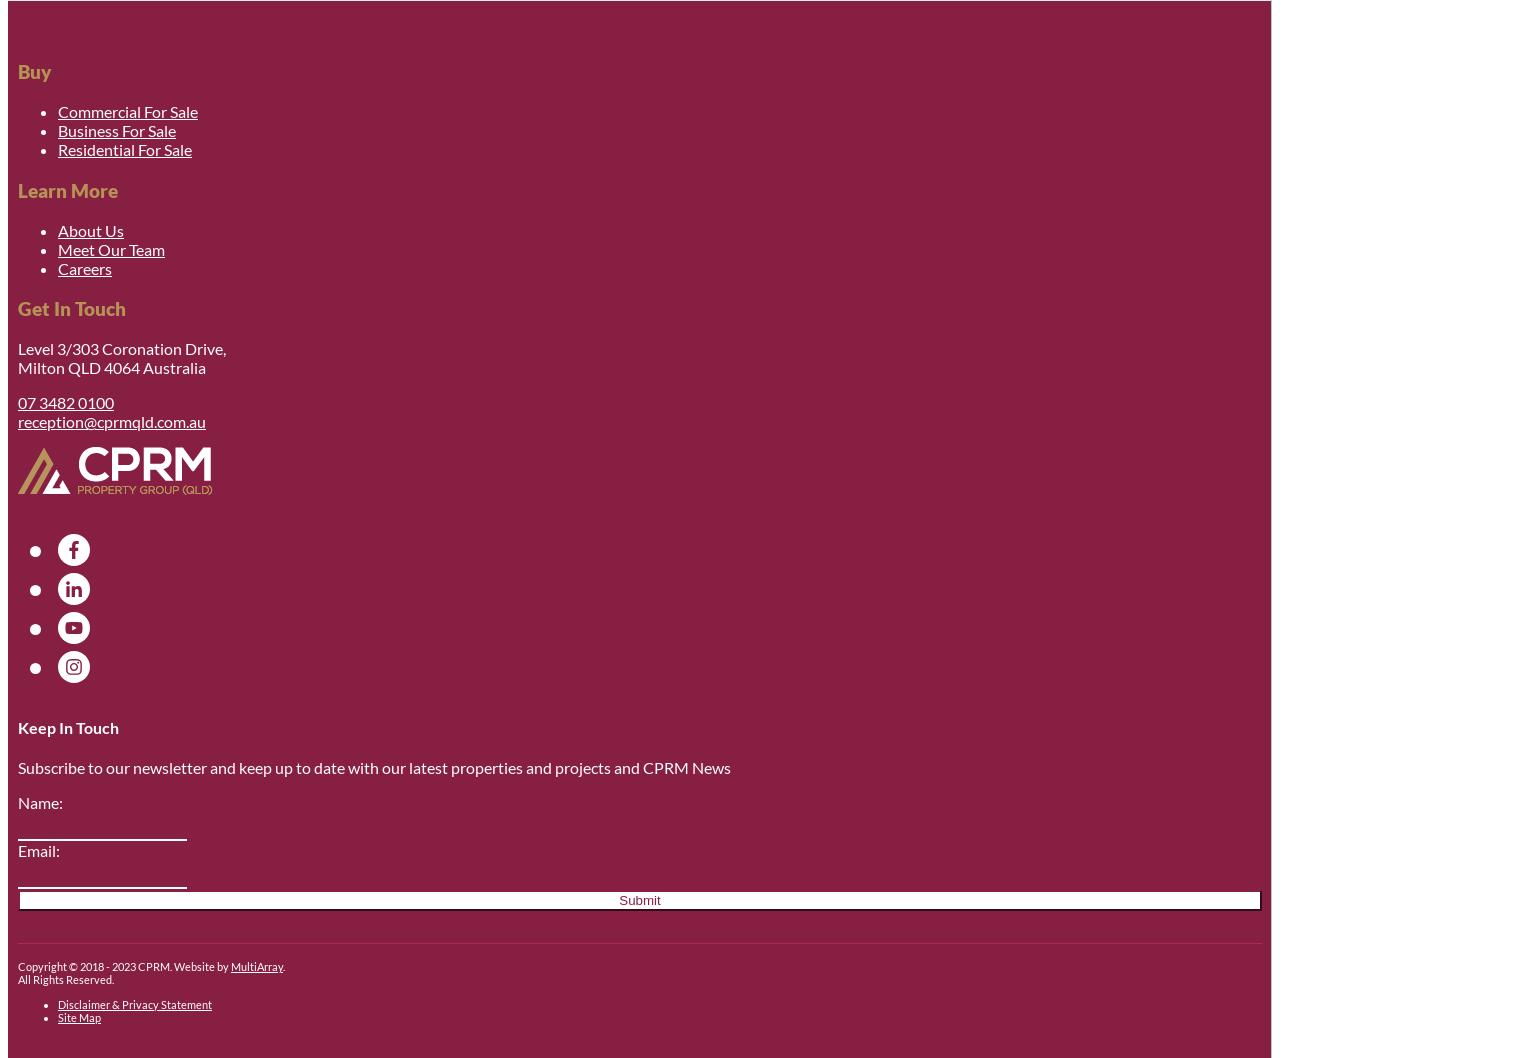  Describe the element at coordinates (83, 266) in the screenshot. I see `'Careers'` at that location.